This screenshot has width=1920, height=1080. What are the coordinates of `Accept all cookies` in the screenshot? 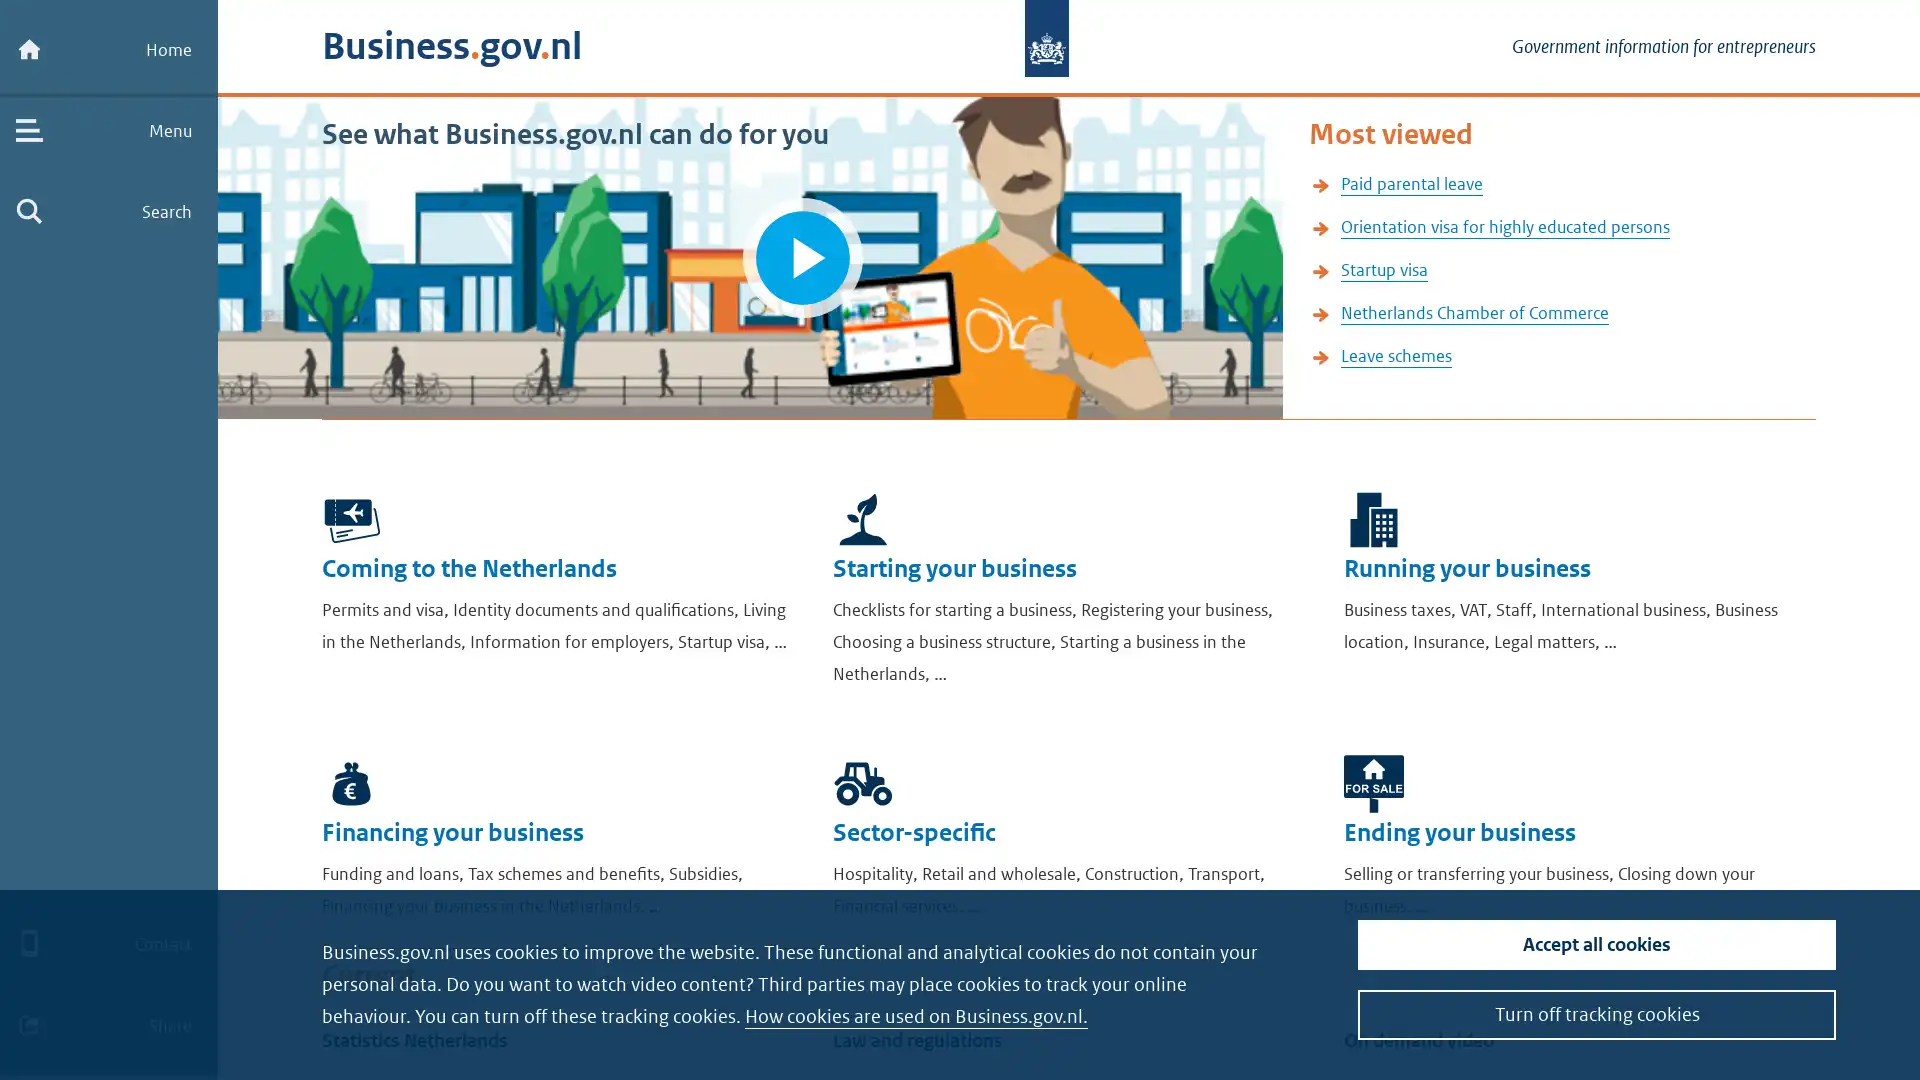 It's located at (1596, 944).